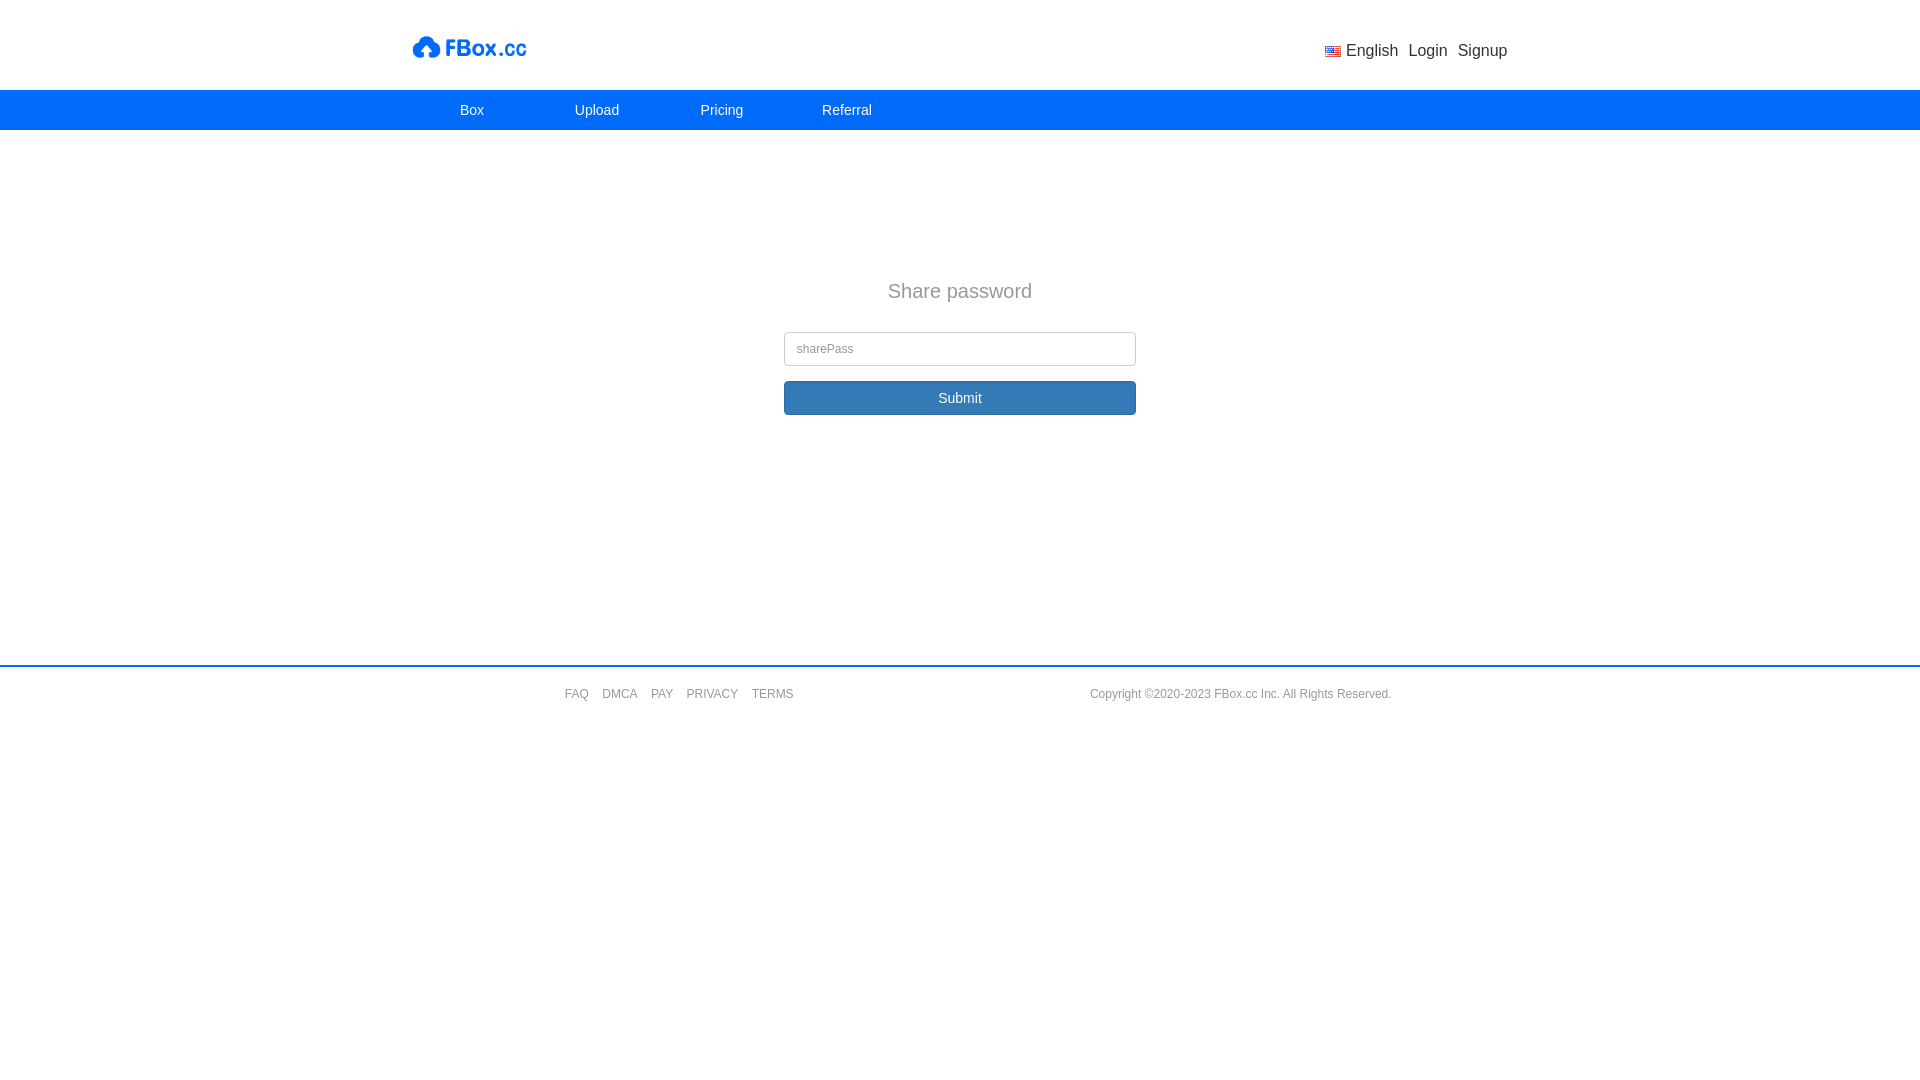 Image resolution: width=1920 pixels, height=1080 pixels. What do you see at coordinates (711, 693) in the screenshot?
I see `'PRIVACY'` at bounding box center [711, 693].